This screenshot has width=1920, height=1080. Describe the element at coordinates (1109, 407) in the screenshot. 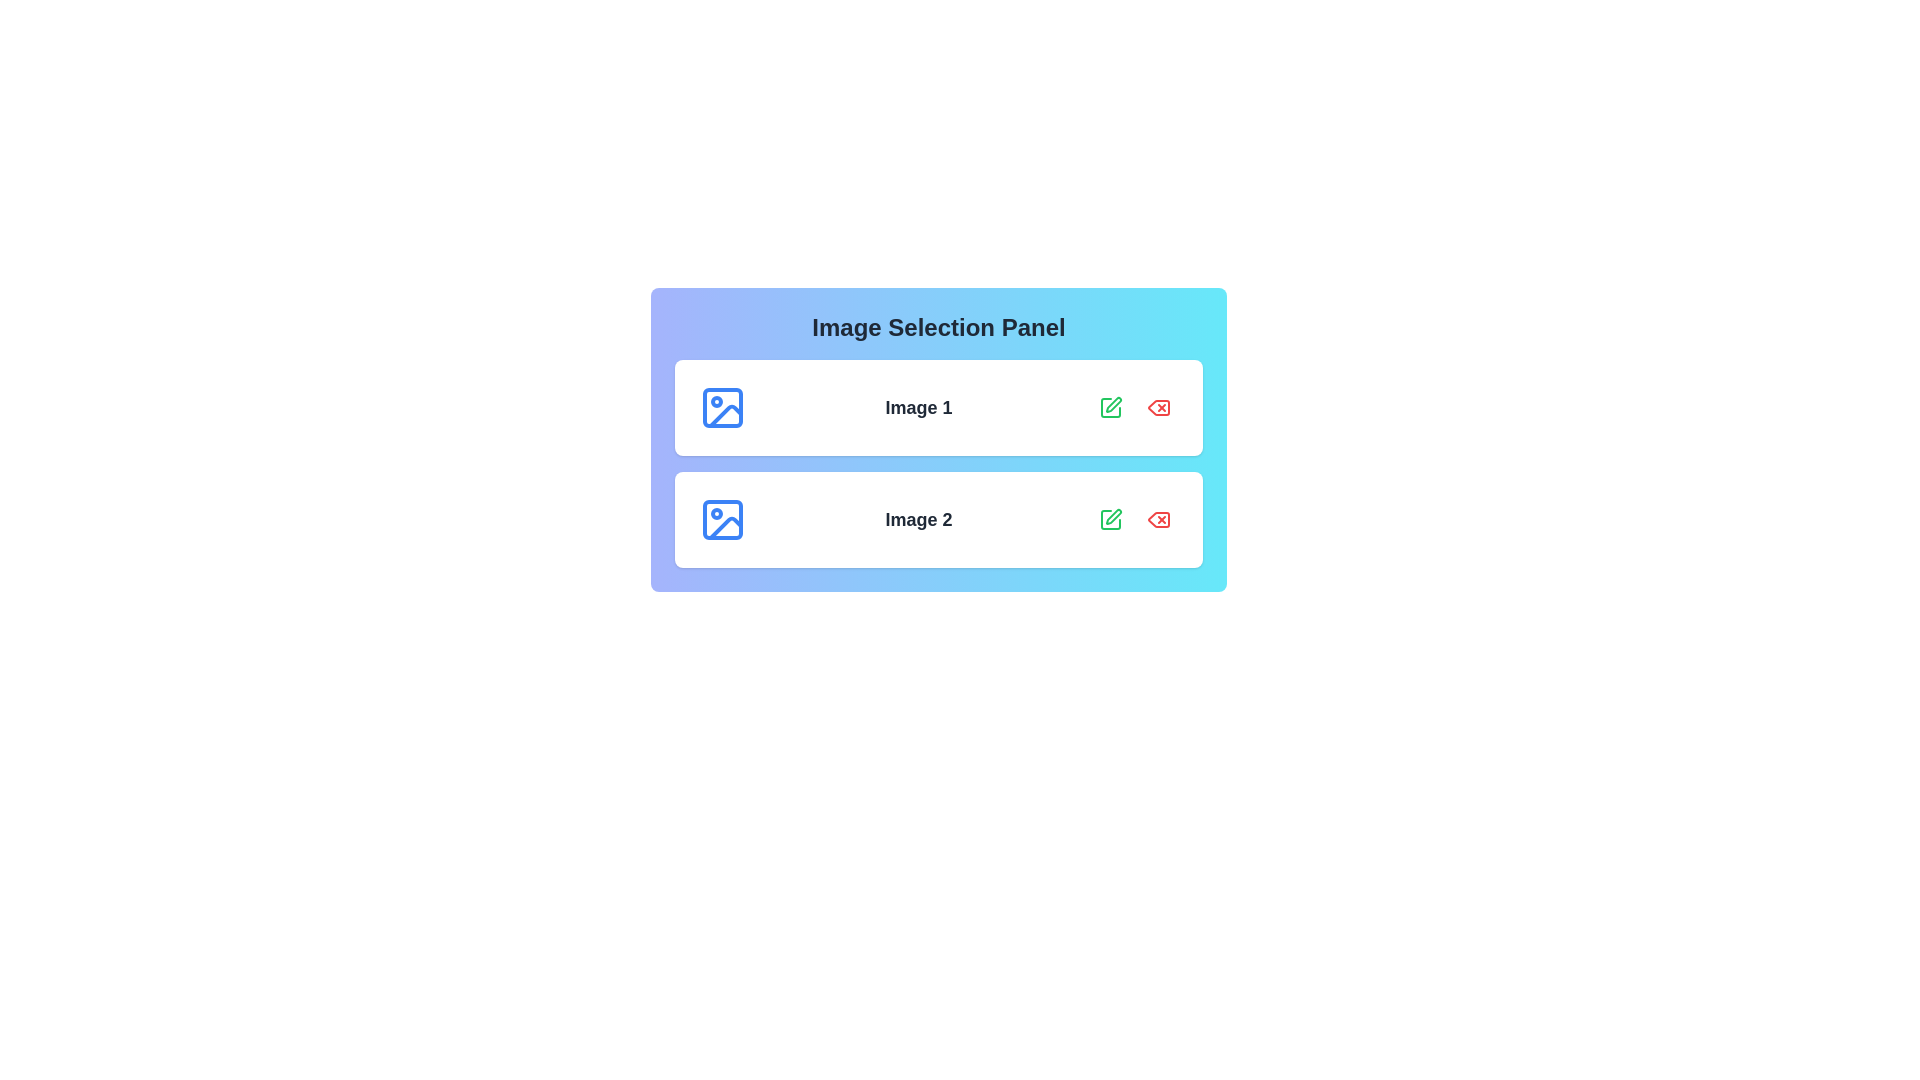

I see `the green circular pen icon located at the rightmost side of the row for 'Image 1'` at that location.